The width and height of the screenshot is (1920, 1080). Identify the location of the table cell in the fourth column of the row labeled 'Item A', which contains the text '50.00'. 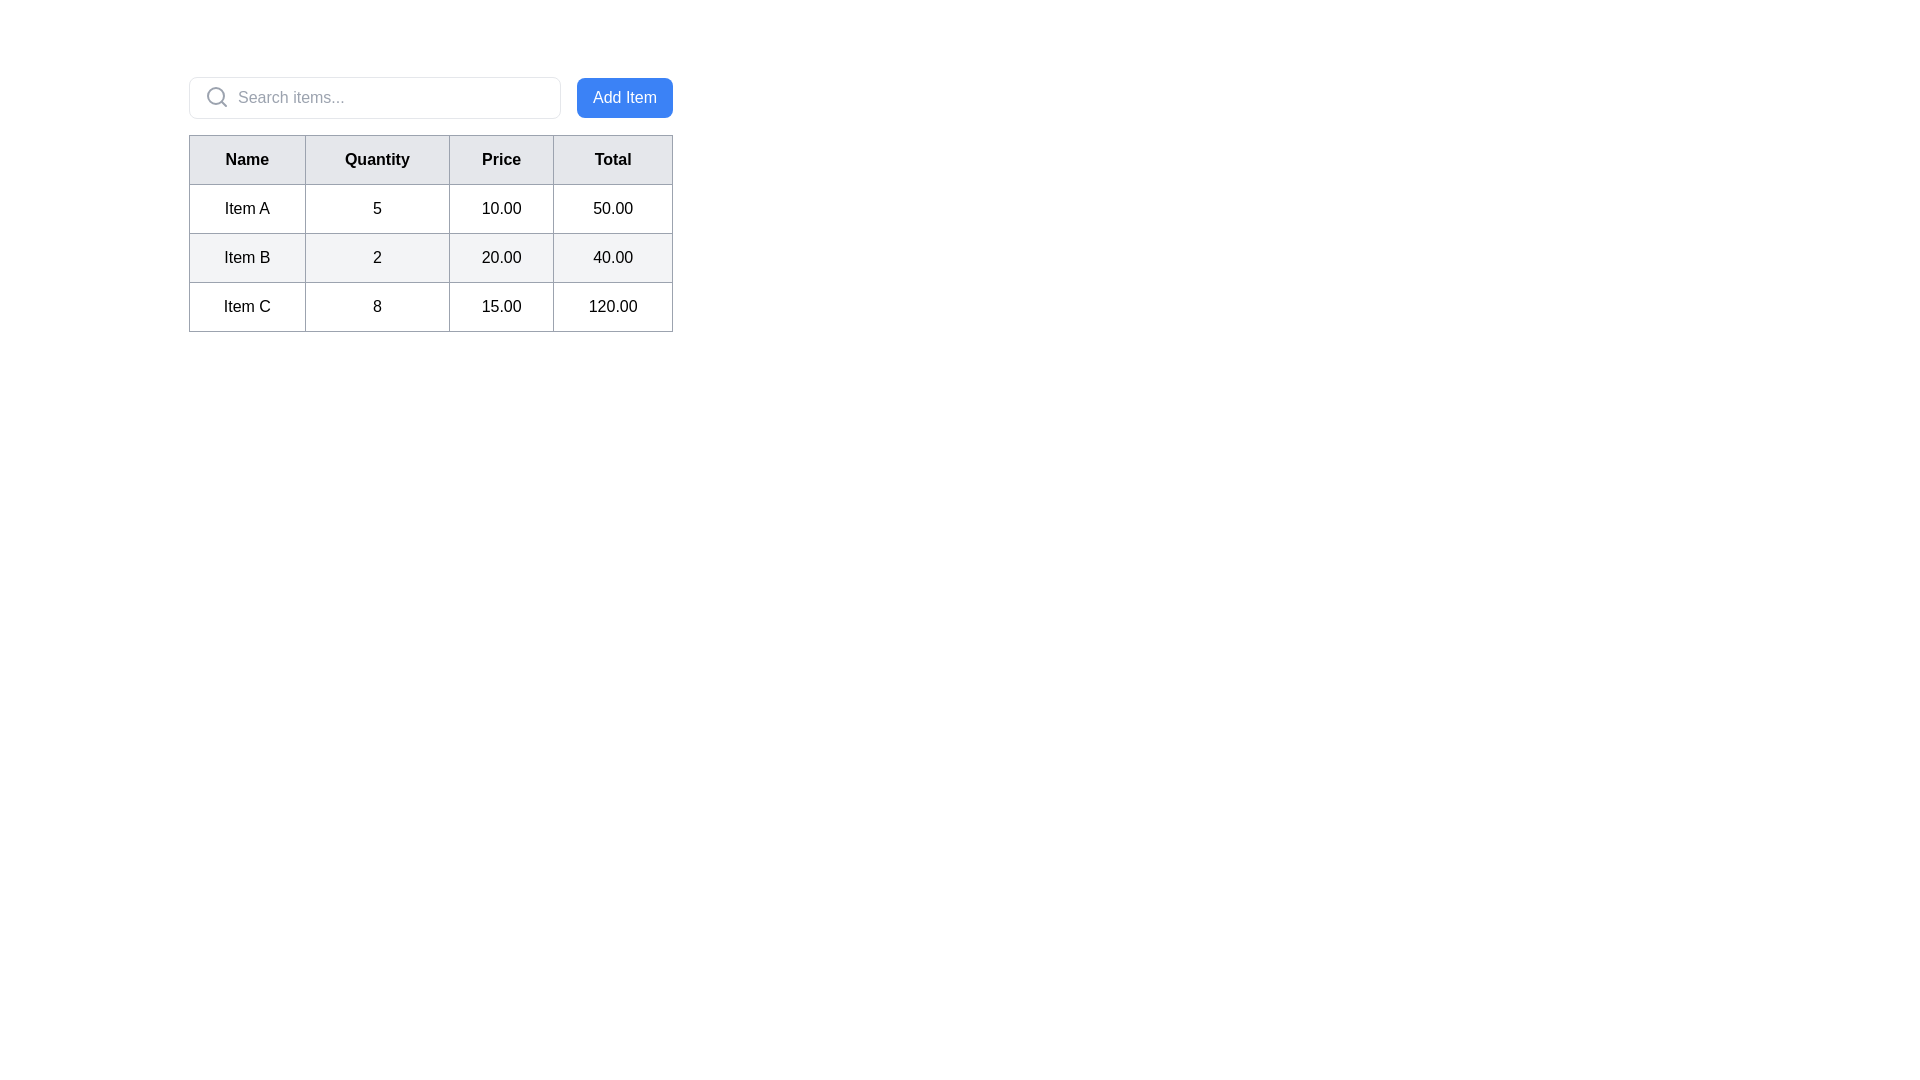
(612, 208).